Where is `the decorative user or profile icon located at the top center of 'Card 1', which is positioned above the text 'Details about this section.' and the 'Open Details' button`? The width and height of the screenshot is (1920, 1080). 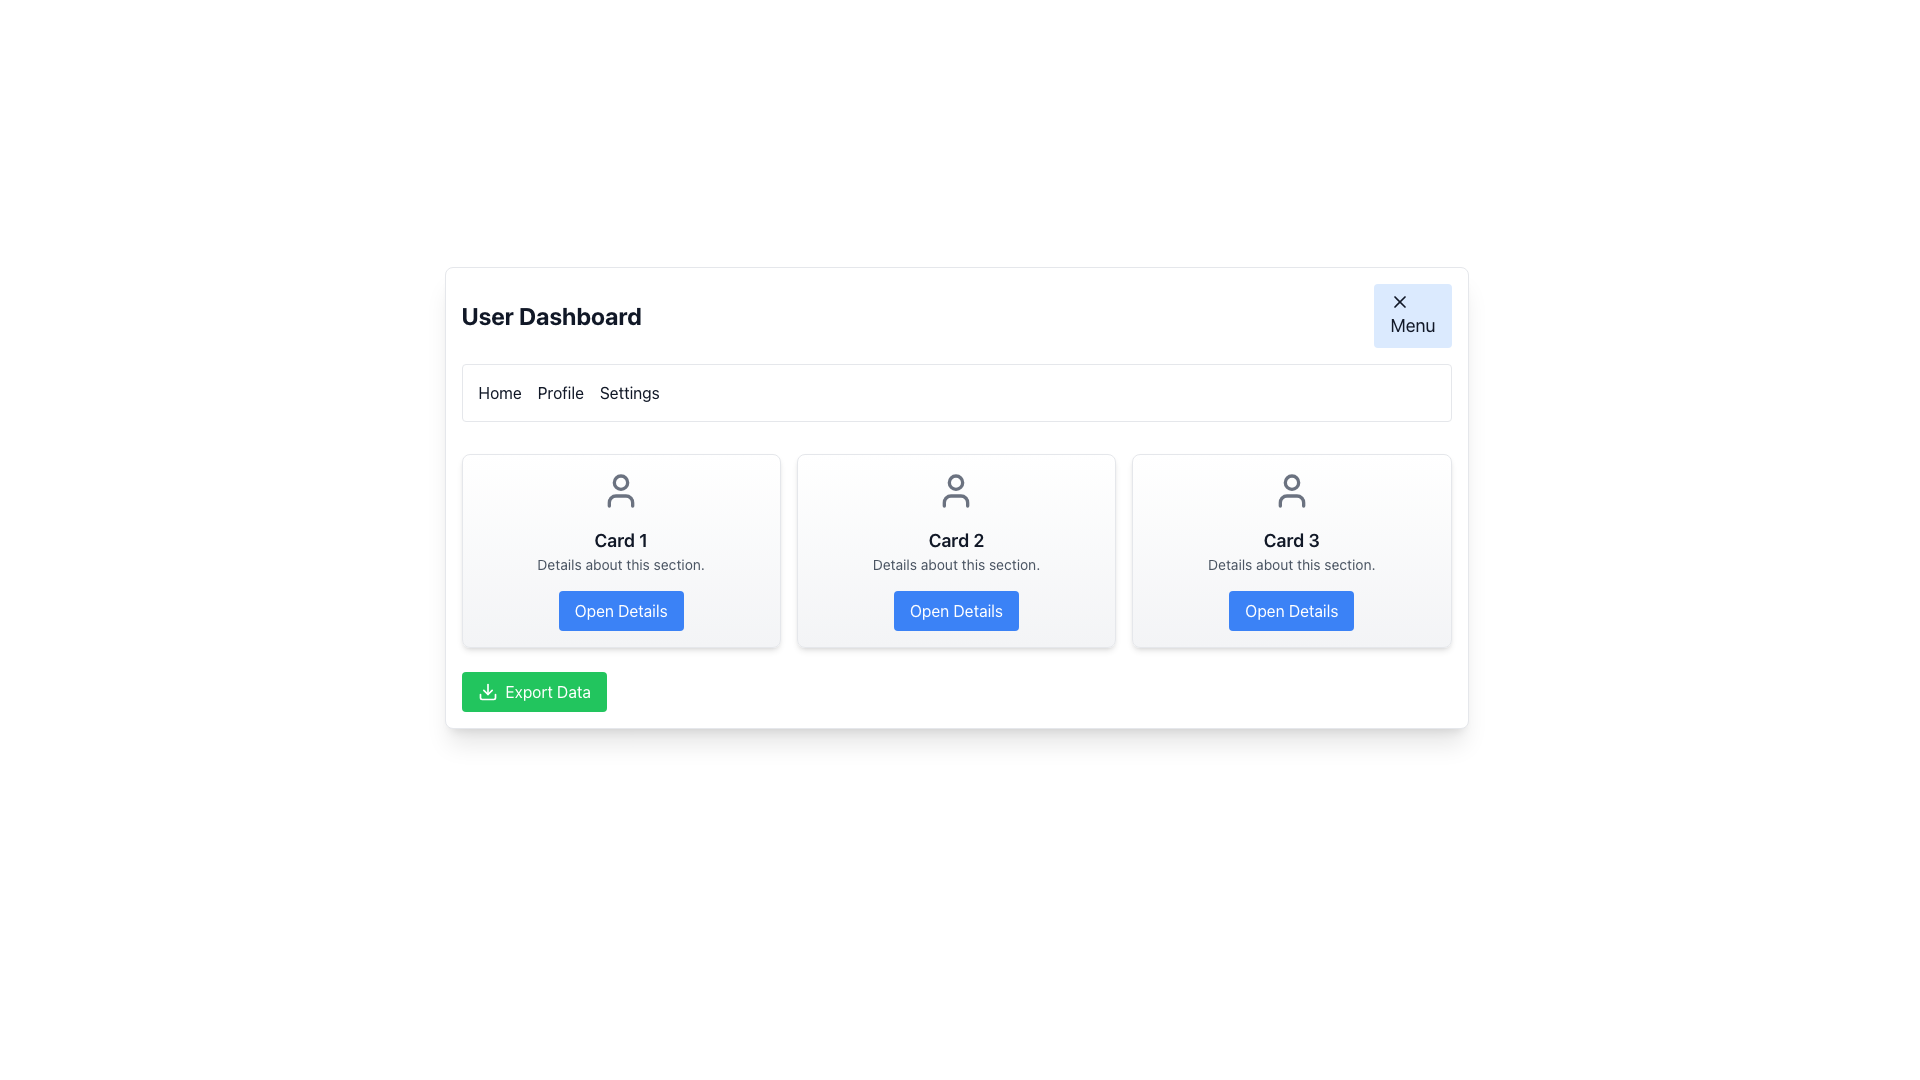
the decorative user or profile icon located at the top center of 'Card 1', which is positioned above the text 'Details about this section.' and the 'Open Details' button is located at coordinates (620, 490).